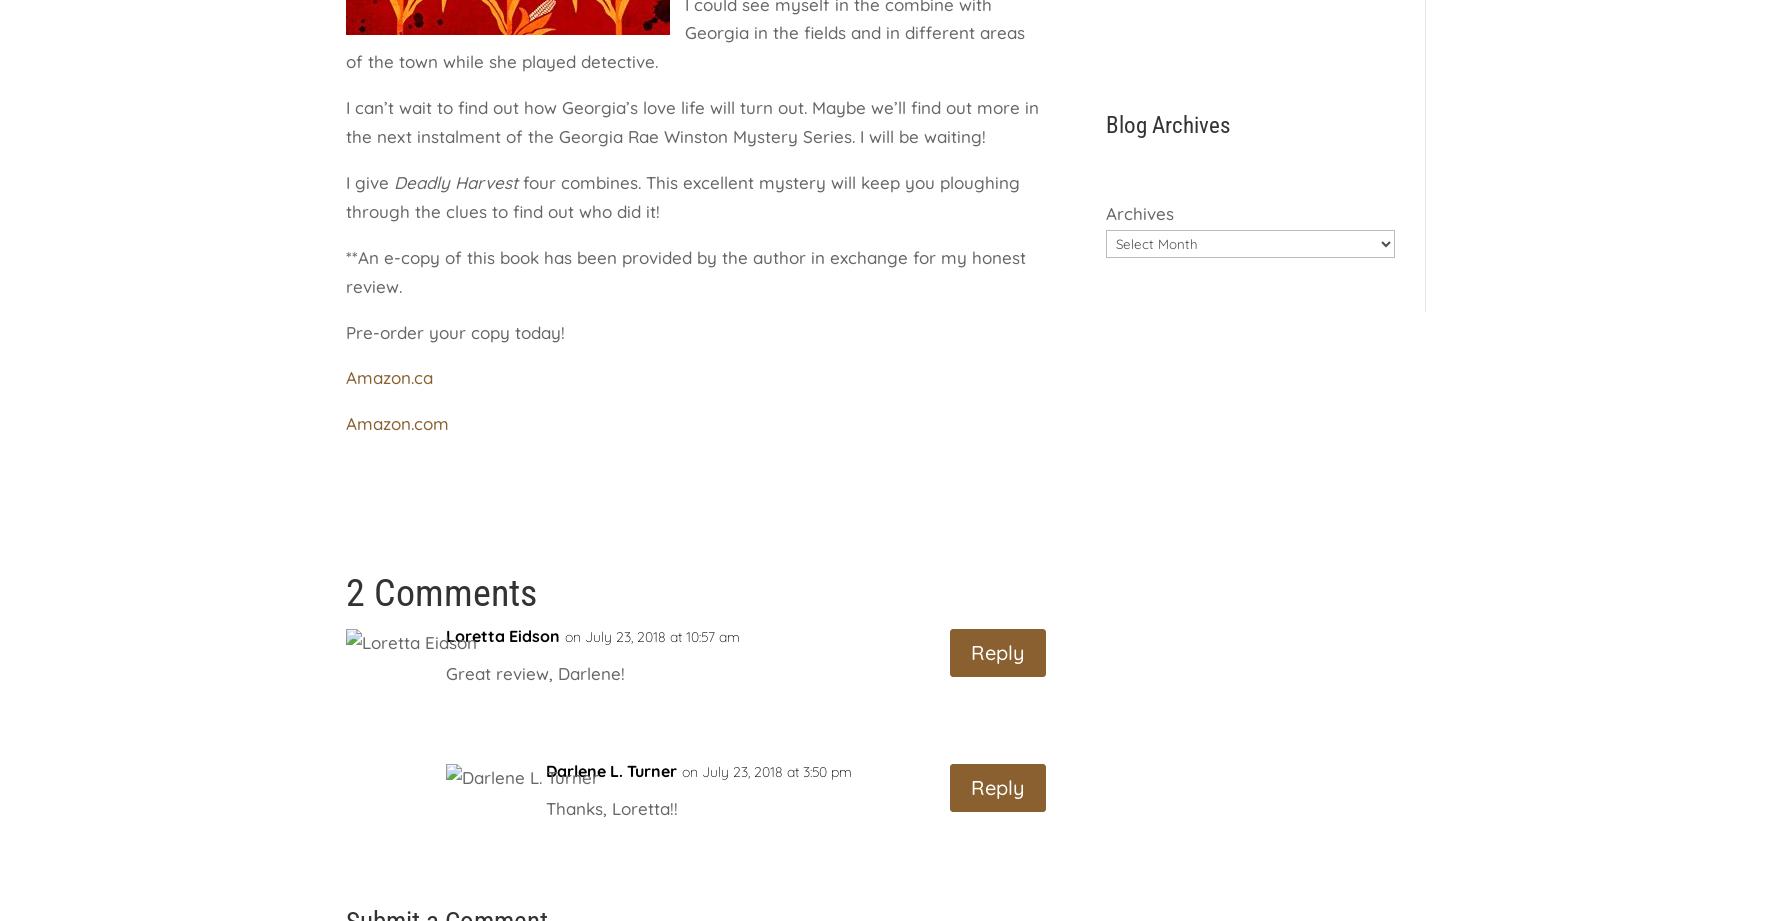 This screenshot has width=1772, height=921. What do you see at coordinates (502, 636) in the screenshot?
I see `'Loretta Eidson'` at bounding box center [502, 636].